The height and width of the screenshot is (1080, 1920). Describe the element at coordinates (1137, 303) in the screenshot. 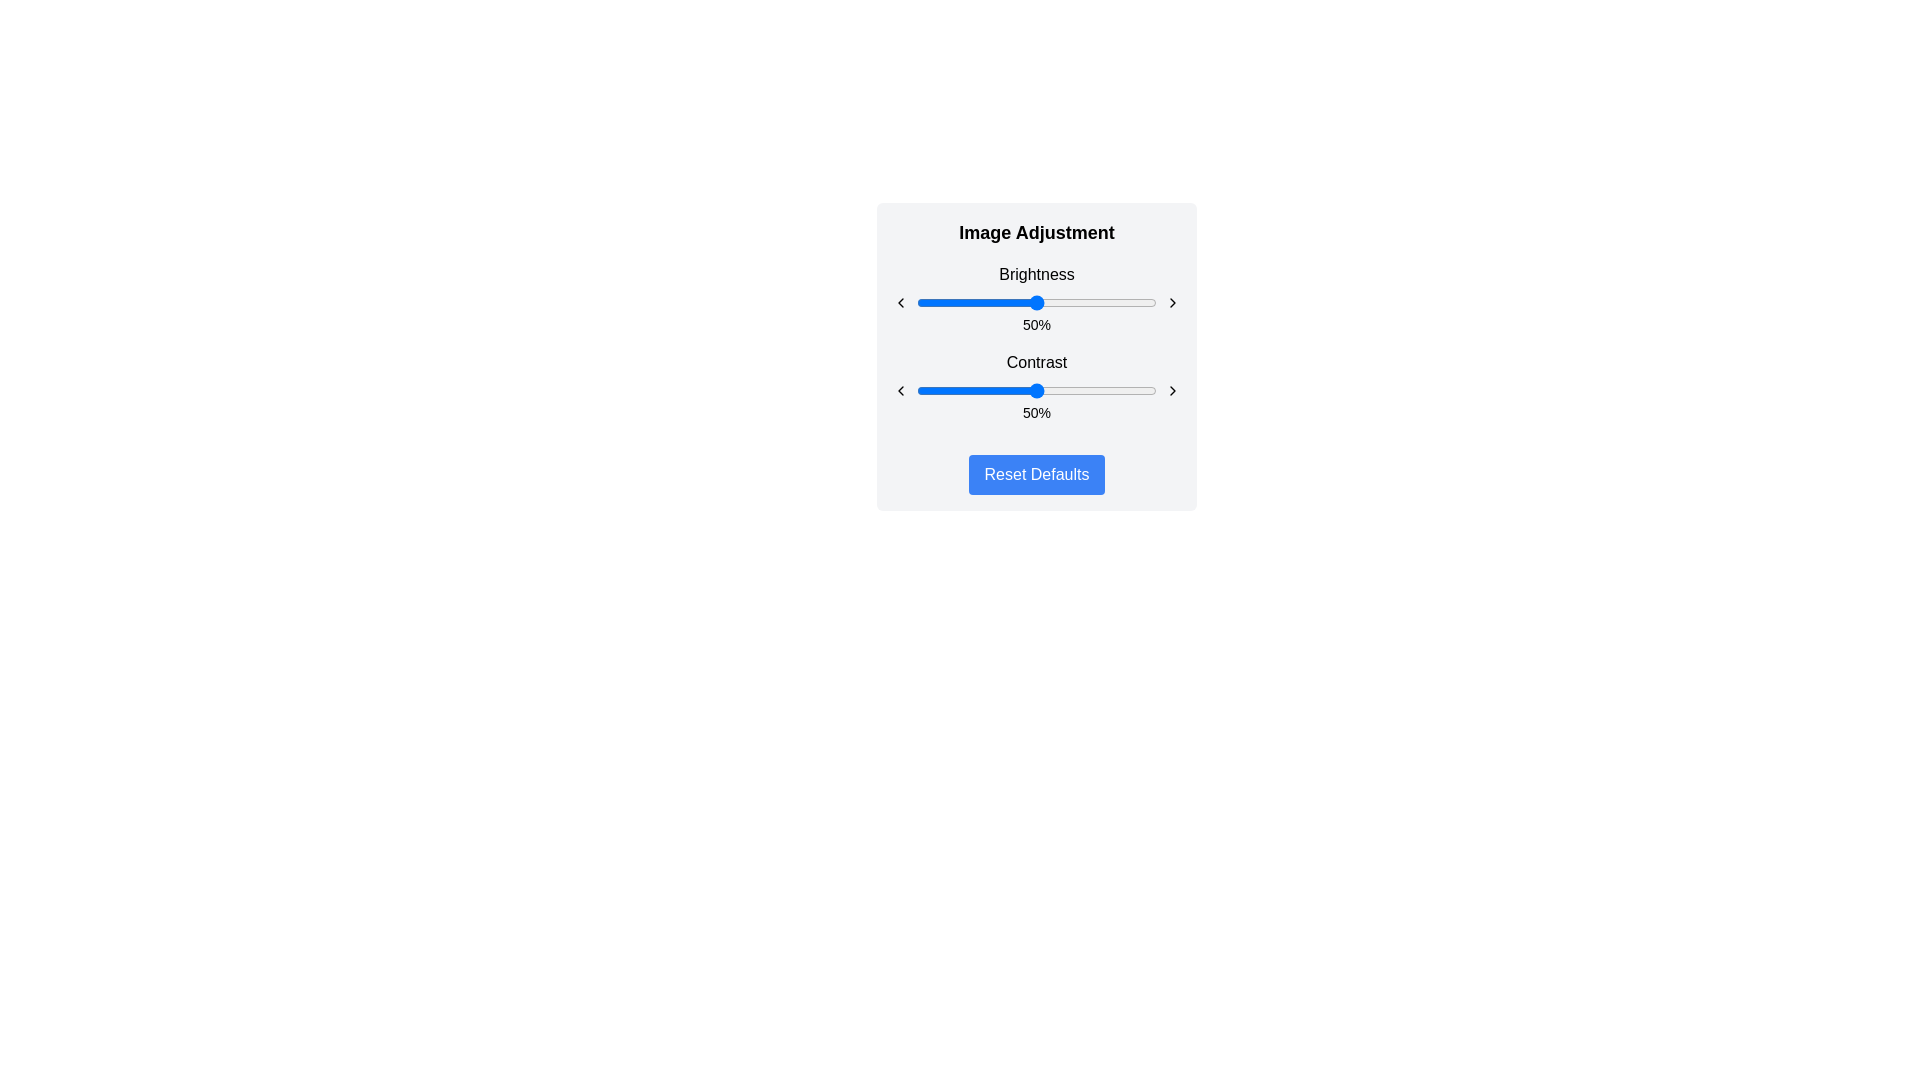

I see `brightness` at that location.